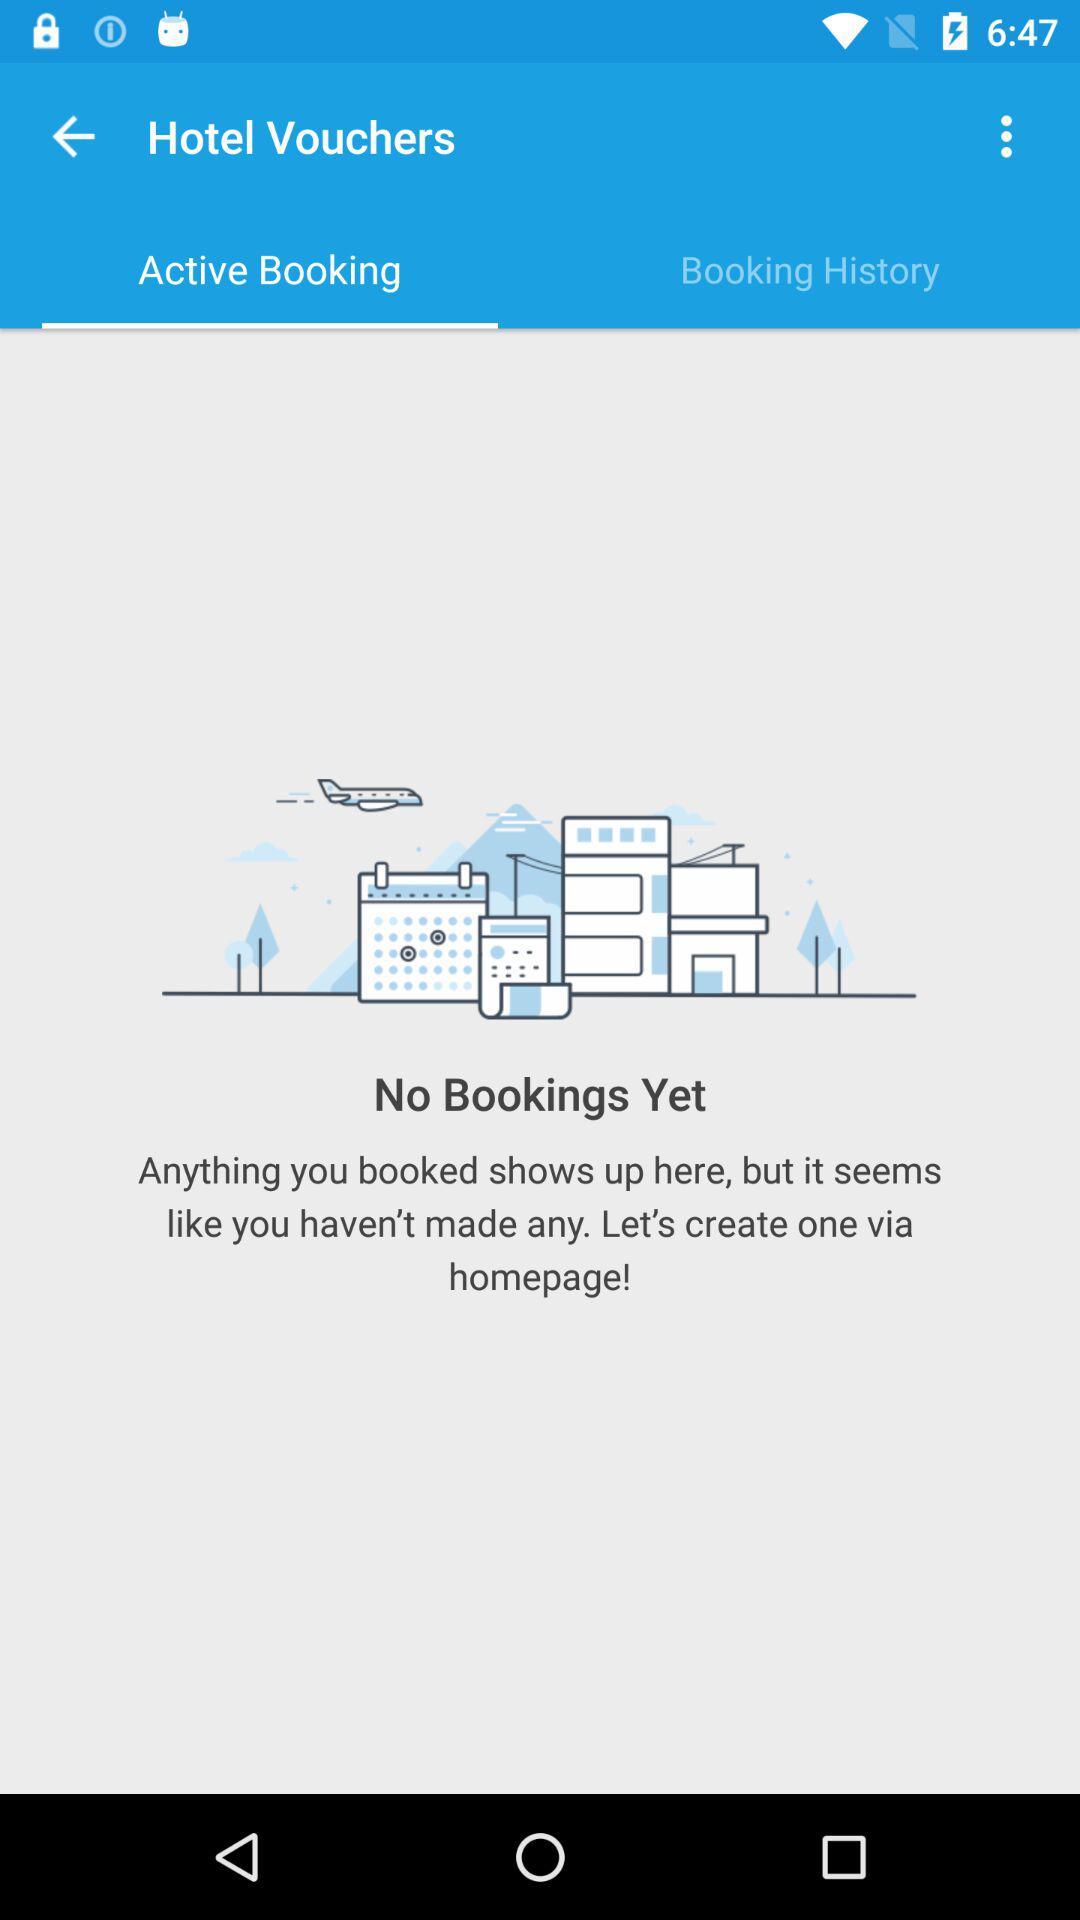 The width and height of the screenshot is (1080, 1920). Describe the element at coordinates (1006, 135) in the screenshot. I see `the item to the right of the hotel vouchers item` at that location.